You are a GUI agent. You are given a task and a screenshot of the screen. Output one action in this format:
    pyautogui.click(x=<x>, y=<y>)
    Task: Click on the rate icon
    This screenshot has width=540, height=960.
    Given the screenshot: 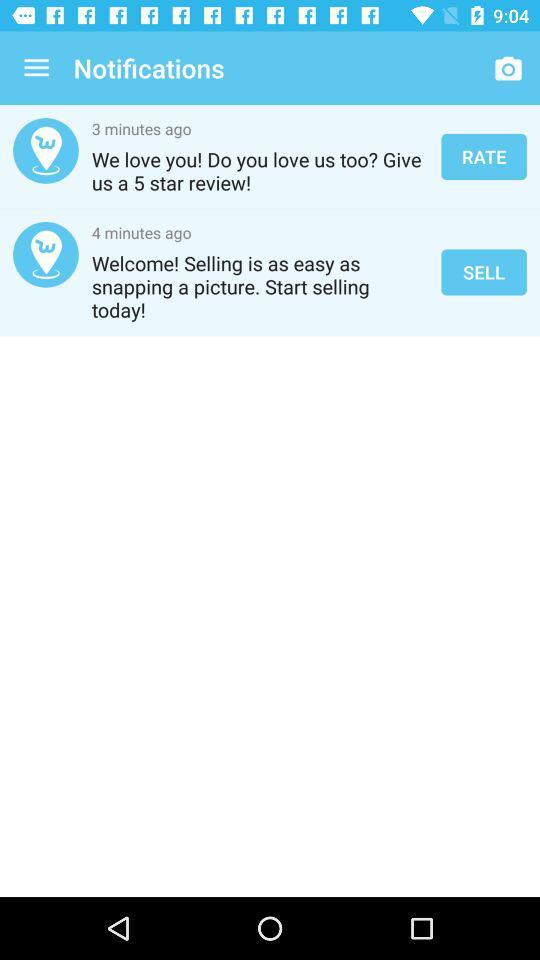 What is the action you would take?
    pyautogui.click(x=483, y=155)
    